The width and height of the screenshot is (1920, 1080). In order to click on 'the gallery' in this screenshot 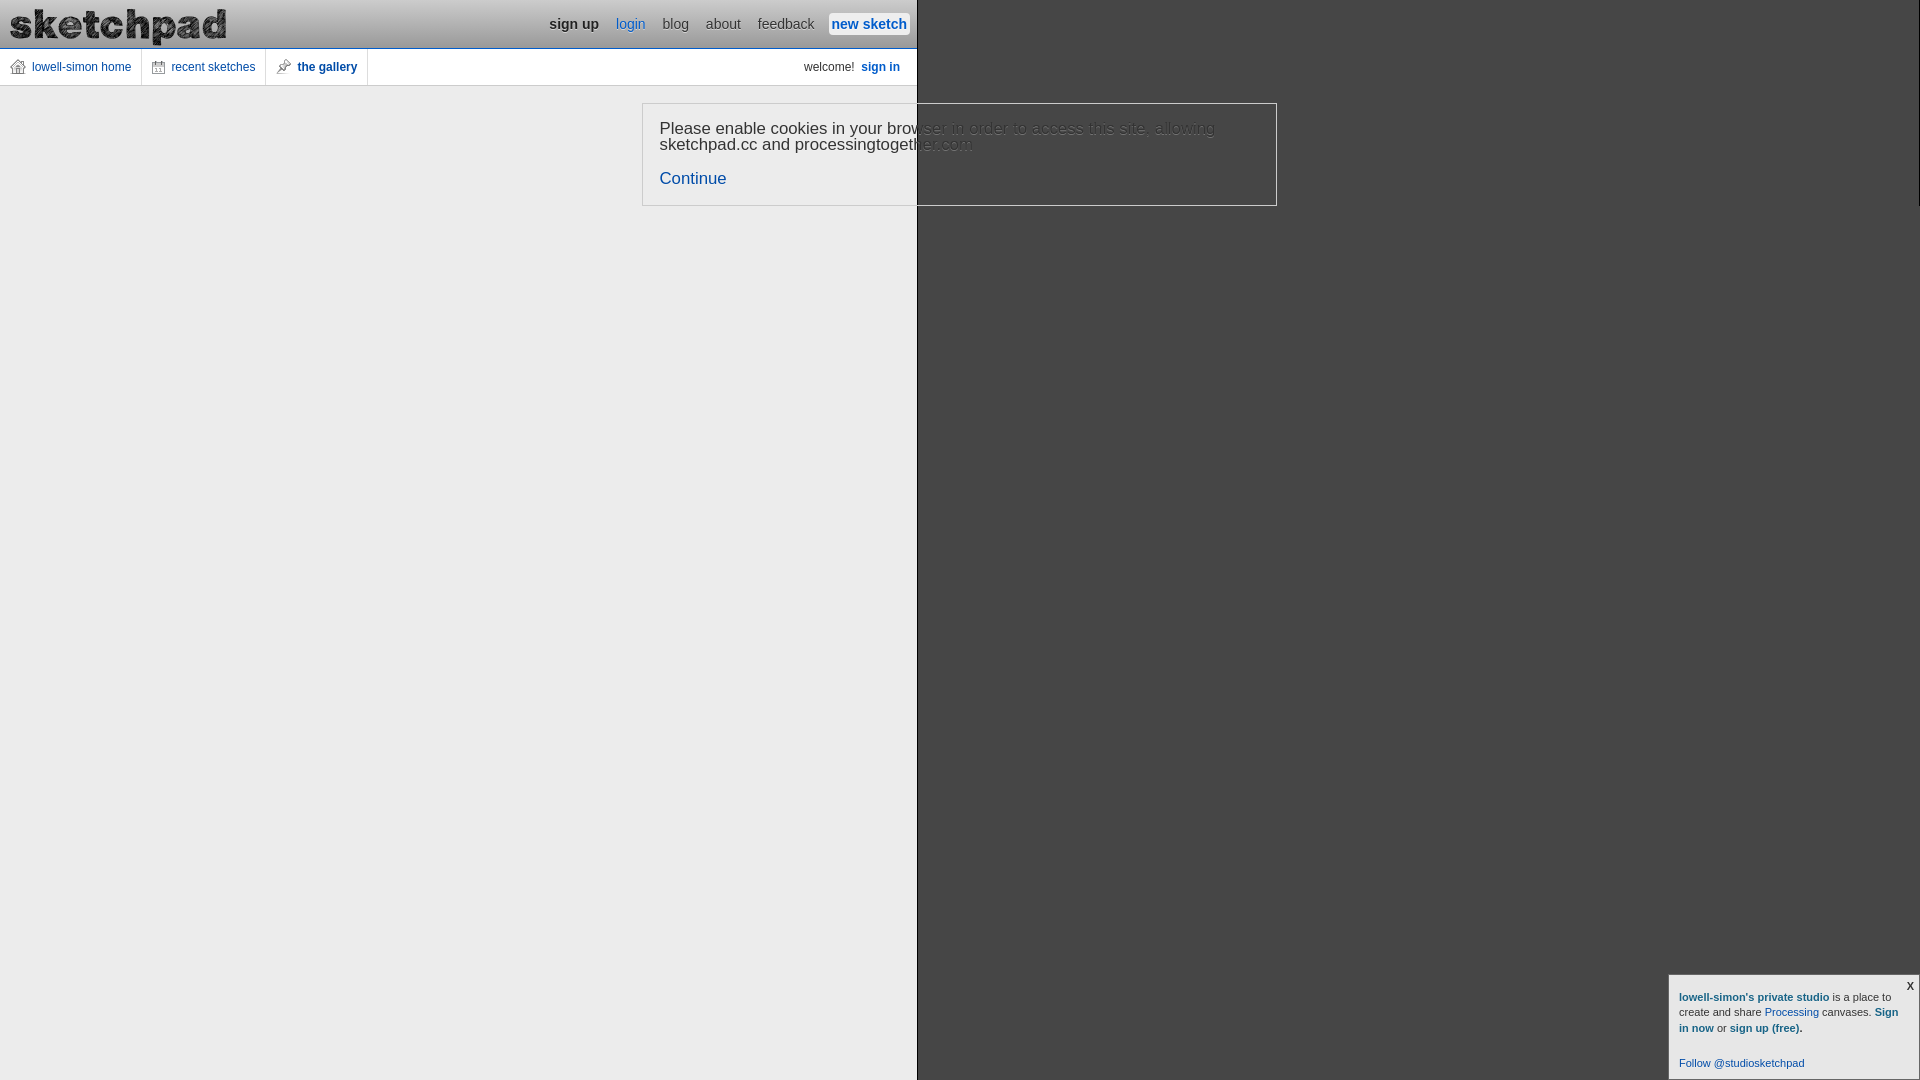, I will do `click(315, 65)`.